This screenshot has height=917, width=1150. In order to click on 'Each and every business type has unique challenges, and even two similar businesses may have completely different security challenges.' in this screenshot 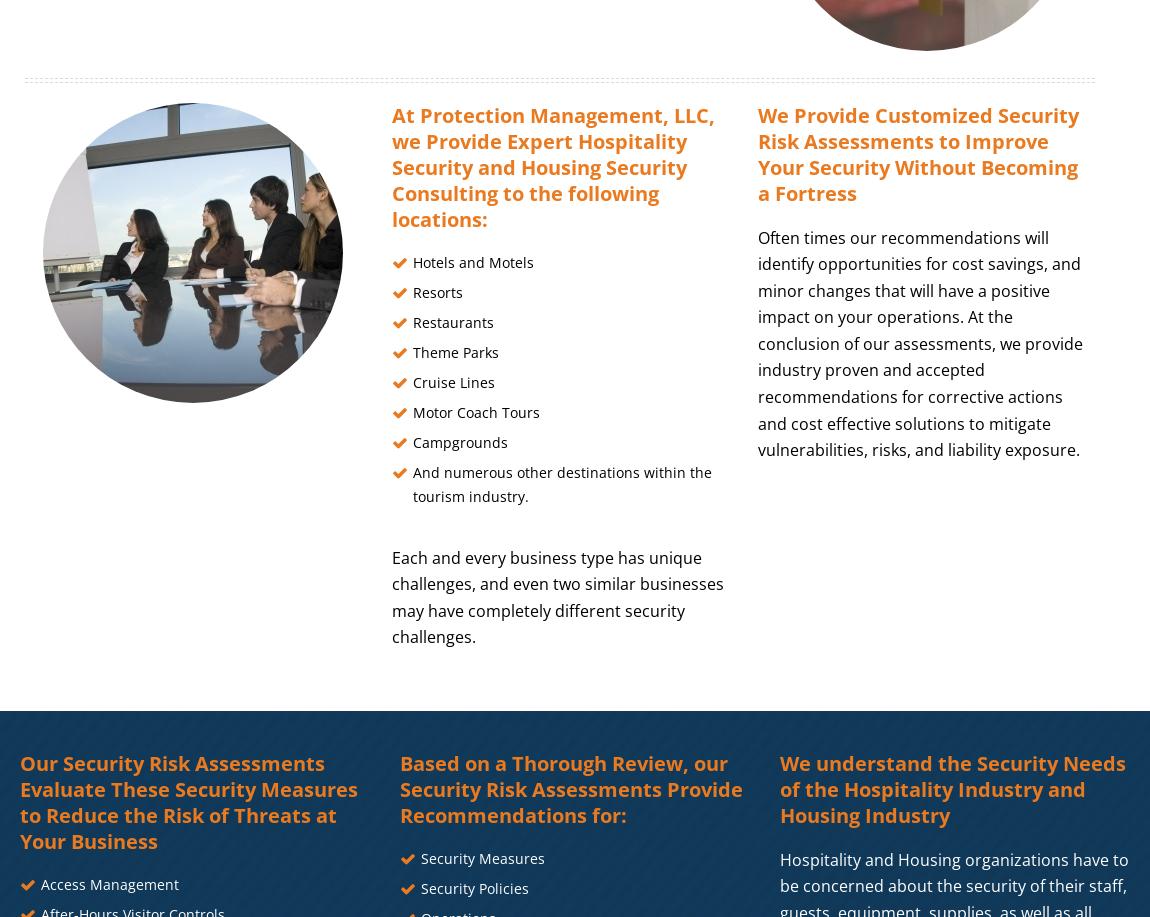, I will do `click(391, 595)`.